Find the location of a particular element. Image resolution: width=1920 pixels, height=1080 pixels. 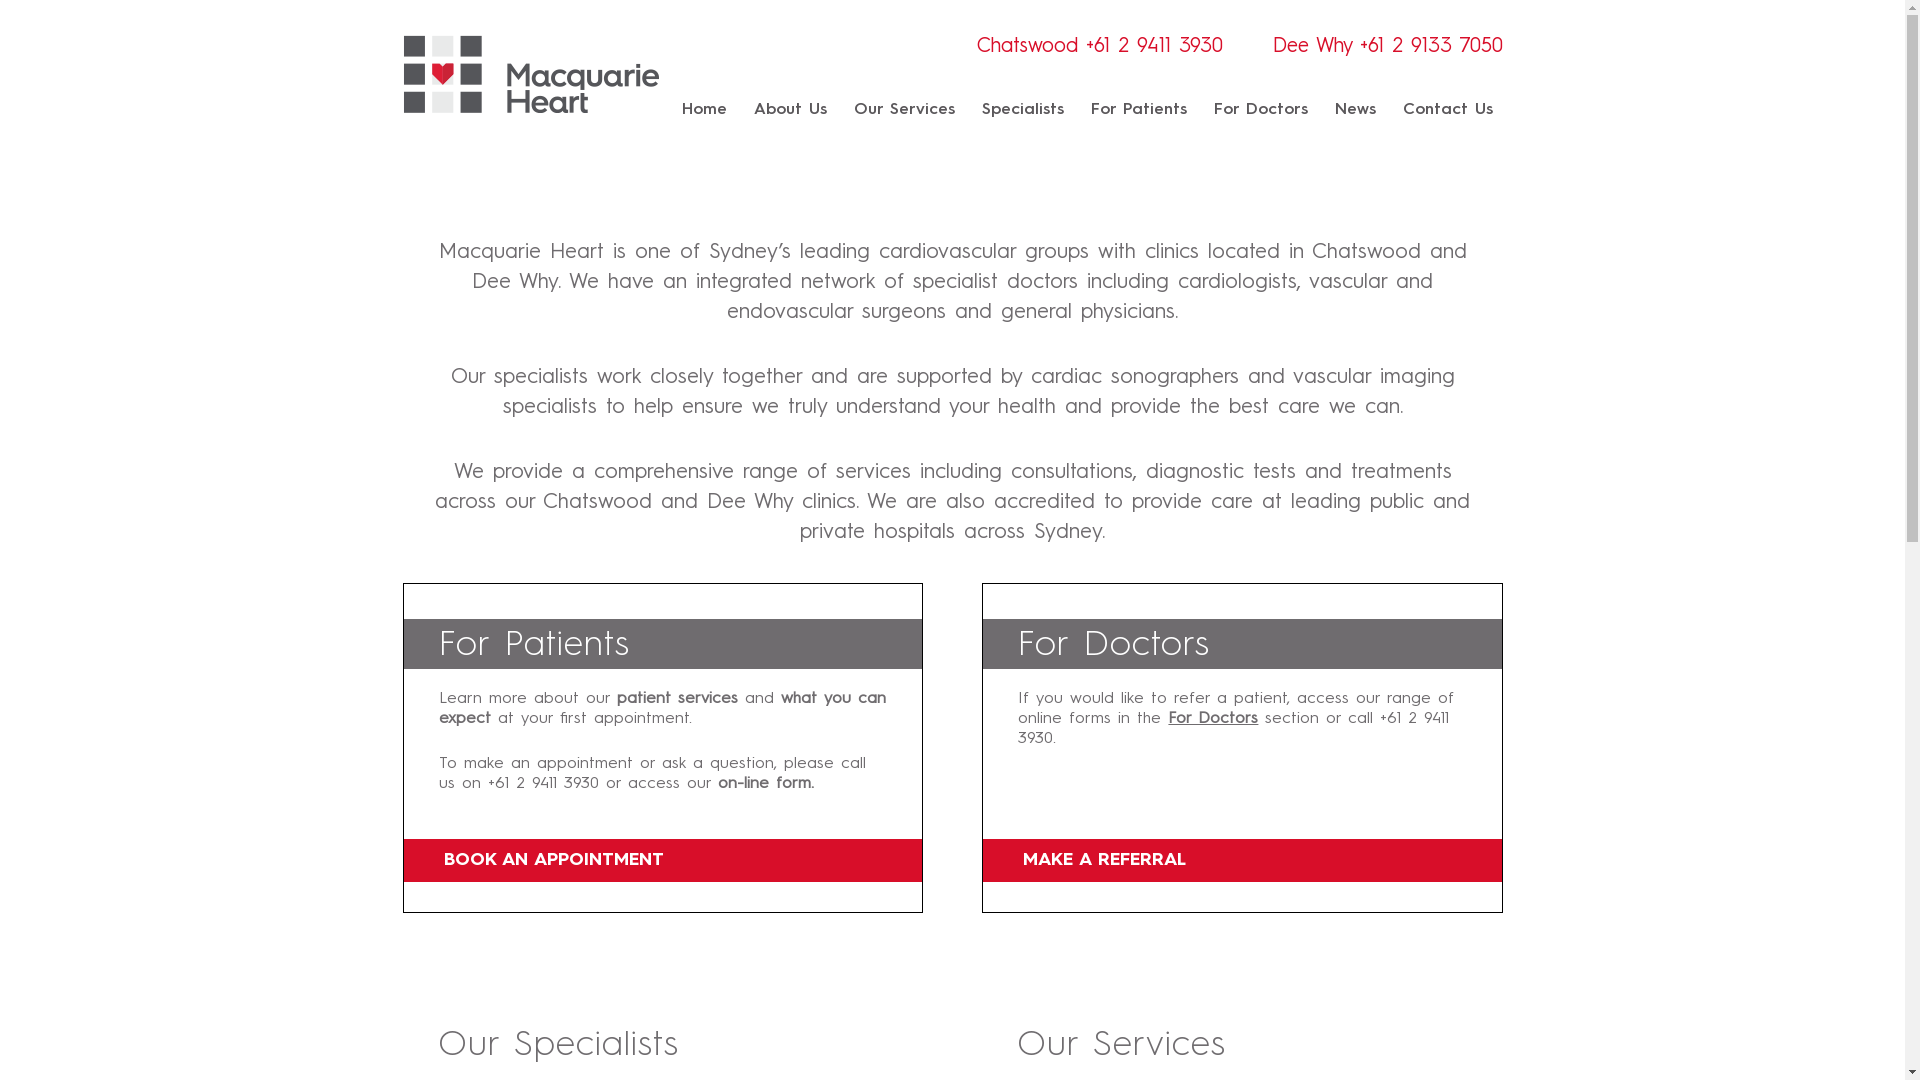

'MAKE A REFERRAL' is located at coordinates (1241, 859).